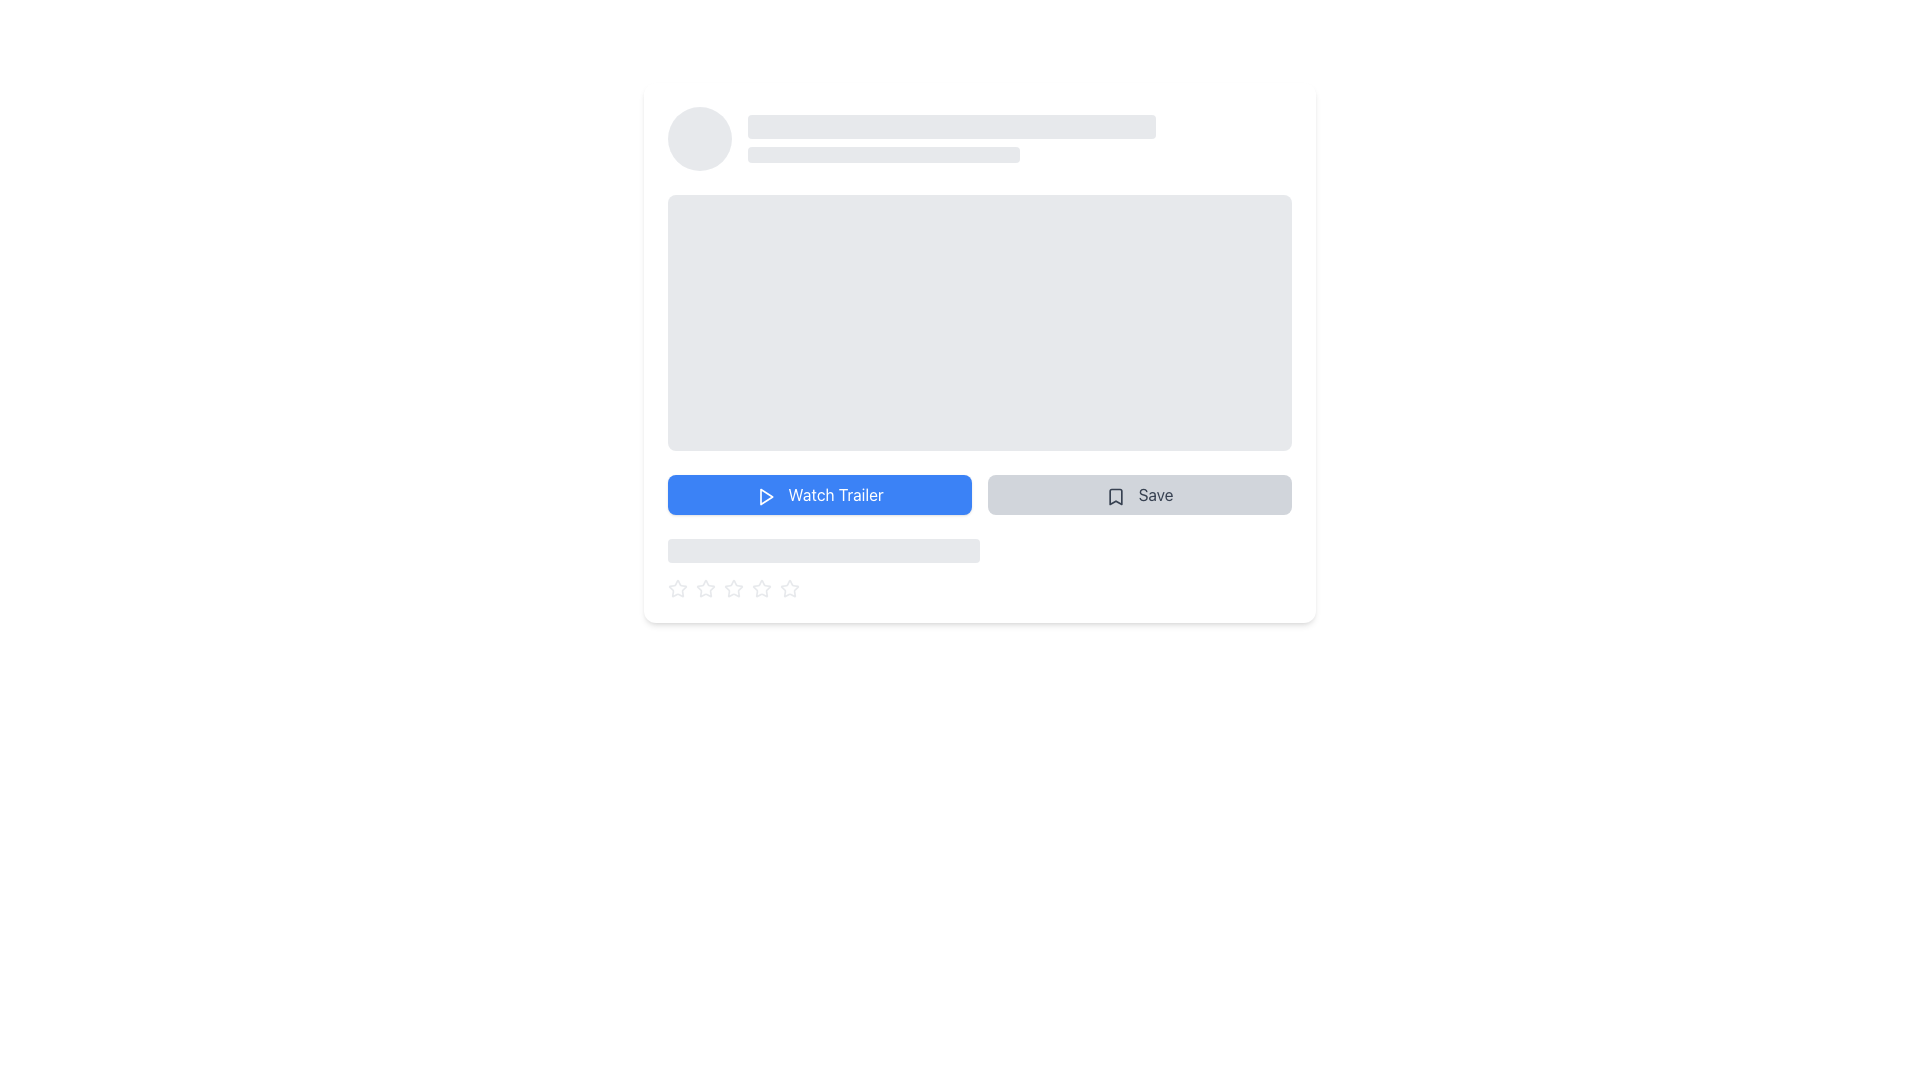 The height and width of the screenshot is (1080, 1920). I want to click on the save button, which is located immediately to the right of the blue 'Watch Trailer' button, so click(1140, 494).